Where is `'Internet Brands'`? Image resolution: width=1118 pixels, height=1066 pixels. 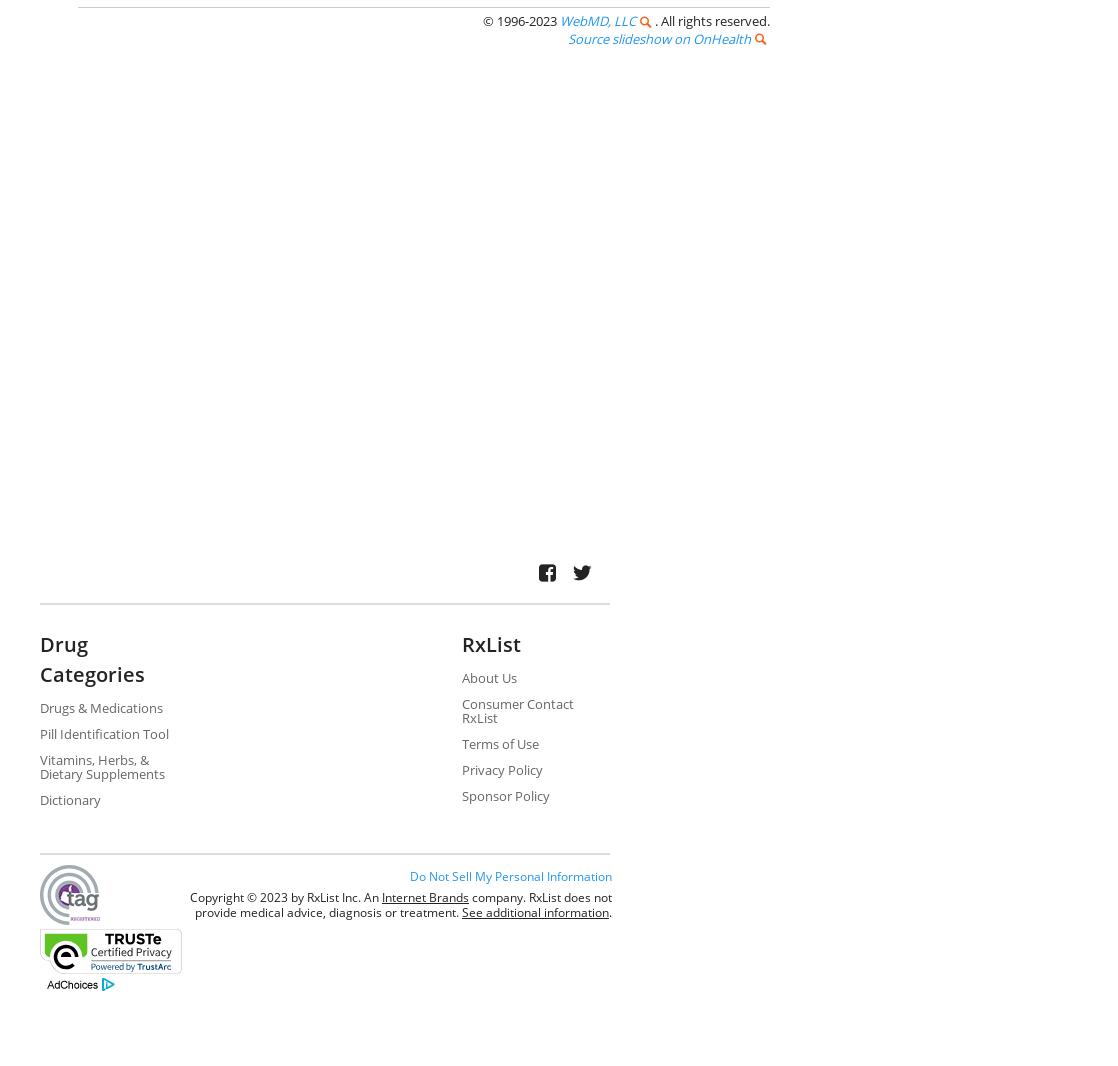 'Internet Brands' is located at coordinates (424, 896).